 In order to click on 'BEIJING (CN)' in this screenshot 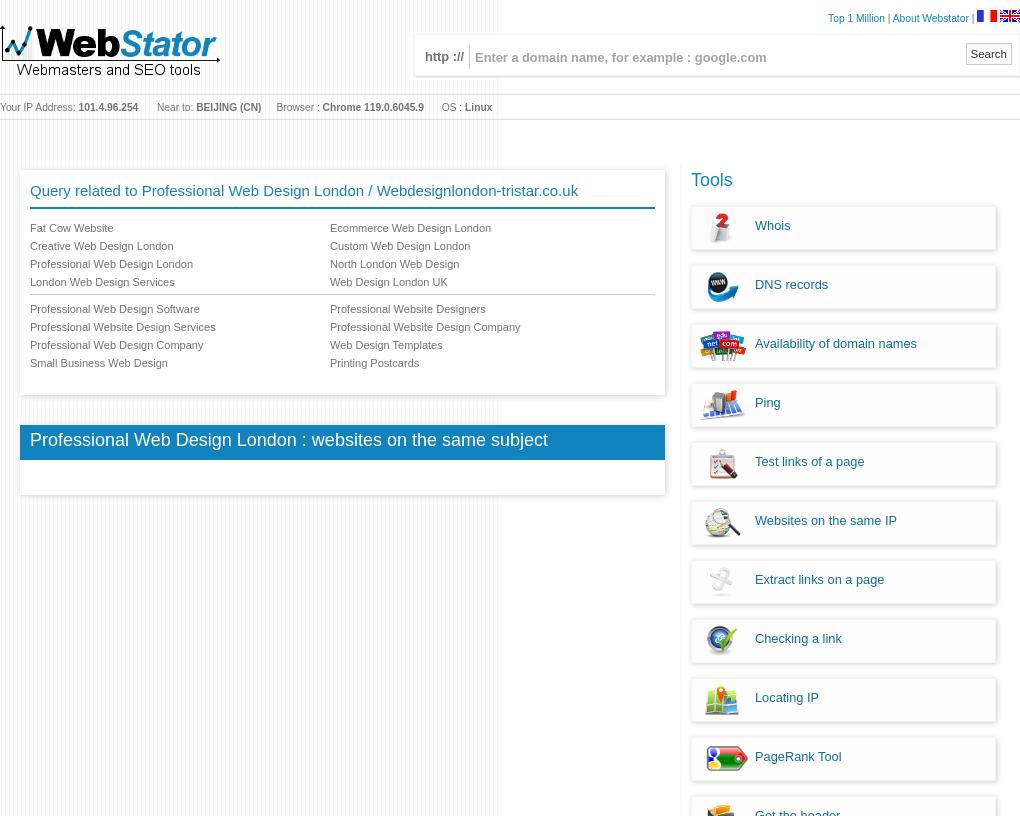, I will do `click(228, 107)`.